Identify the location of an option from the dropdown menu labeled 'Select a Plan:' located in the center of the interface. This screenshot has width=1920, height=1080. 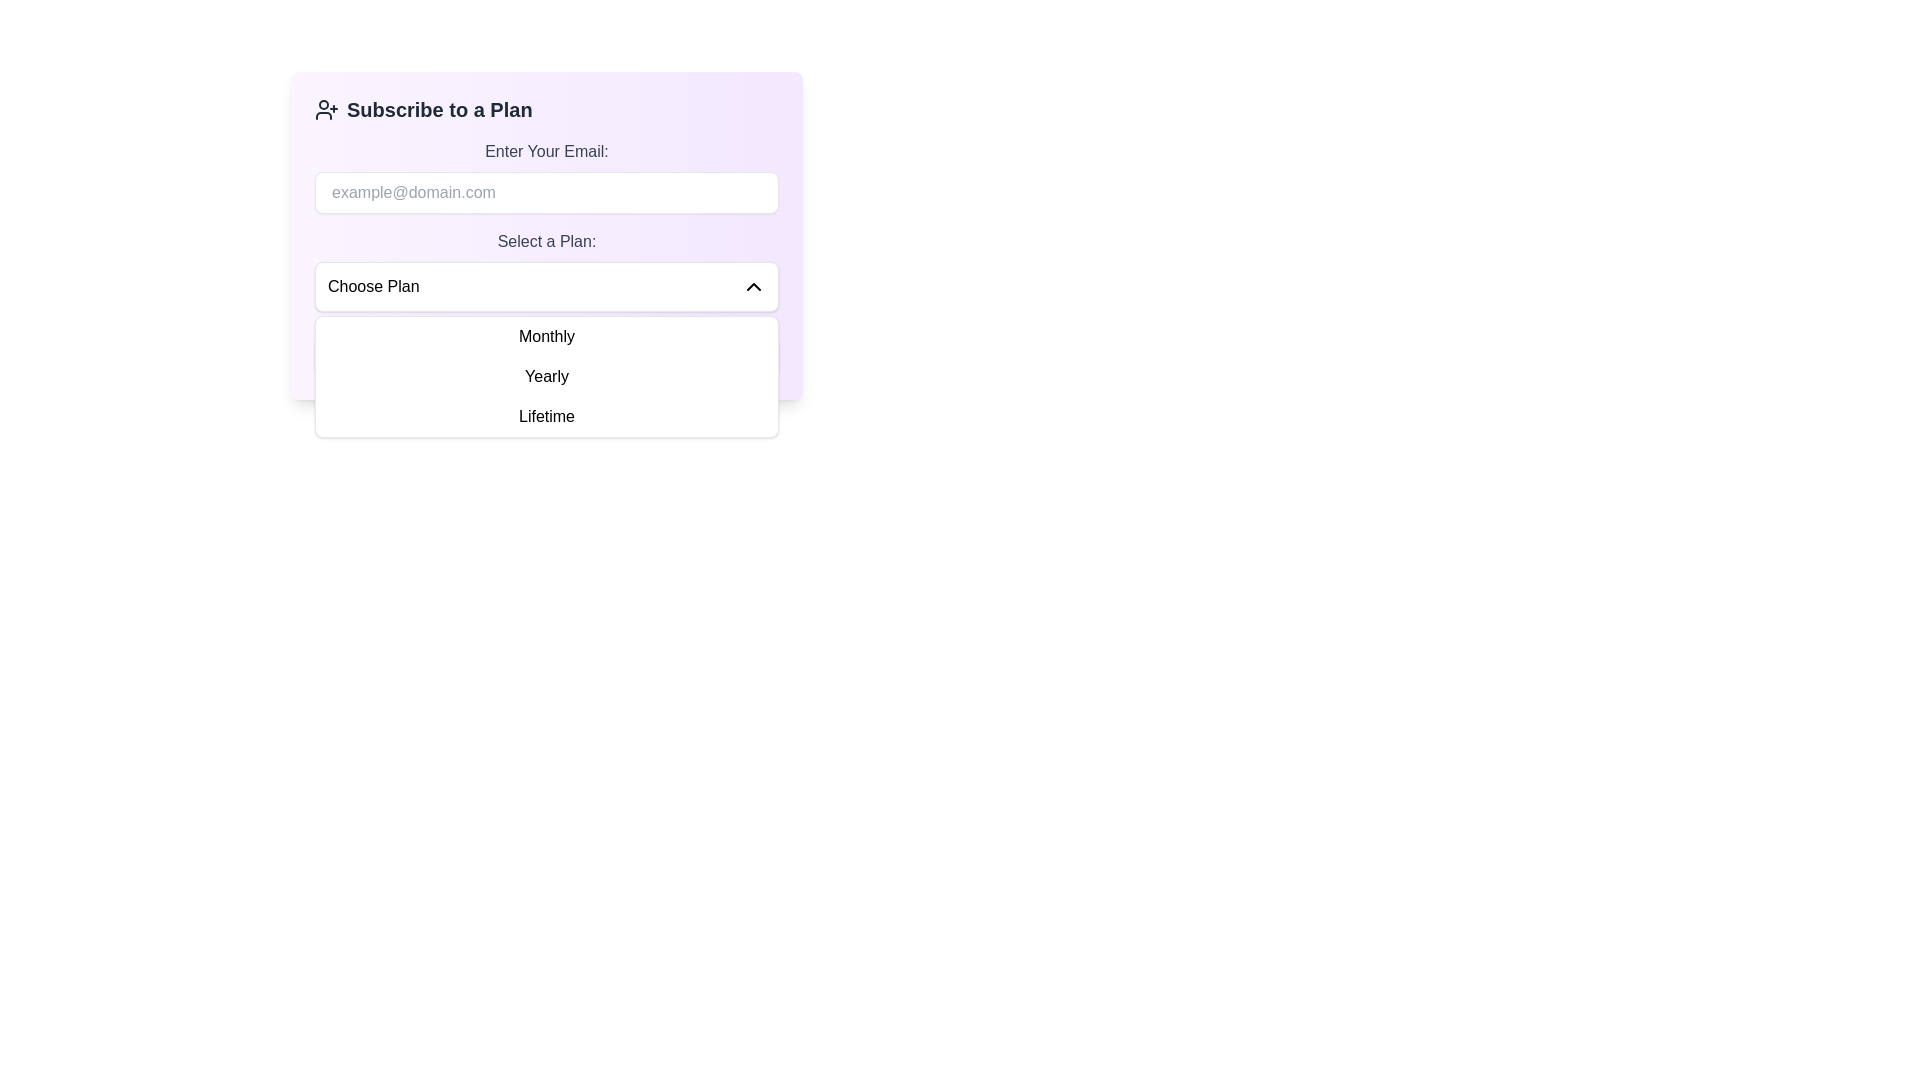
(547, 286).